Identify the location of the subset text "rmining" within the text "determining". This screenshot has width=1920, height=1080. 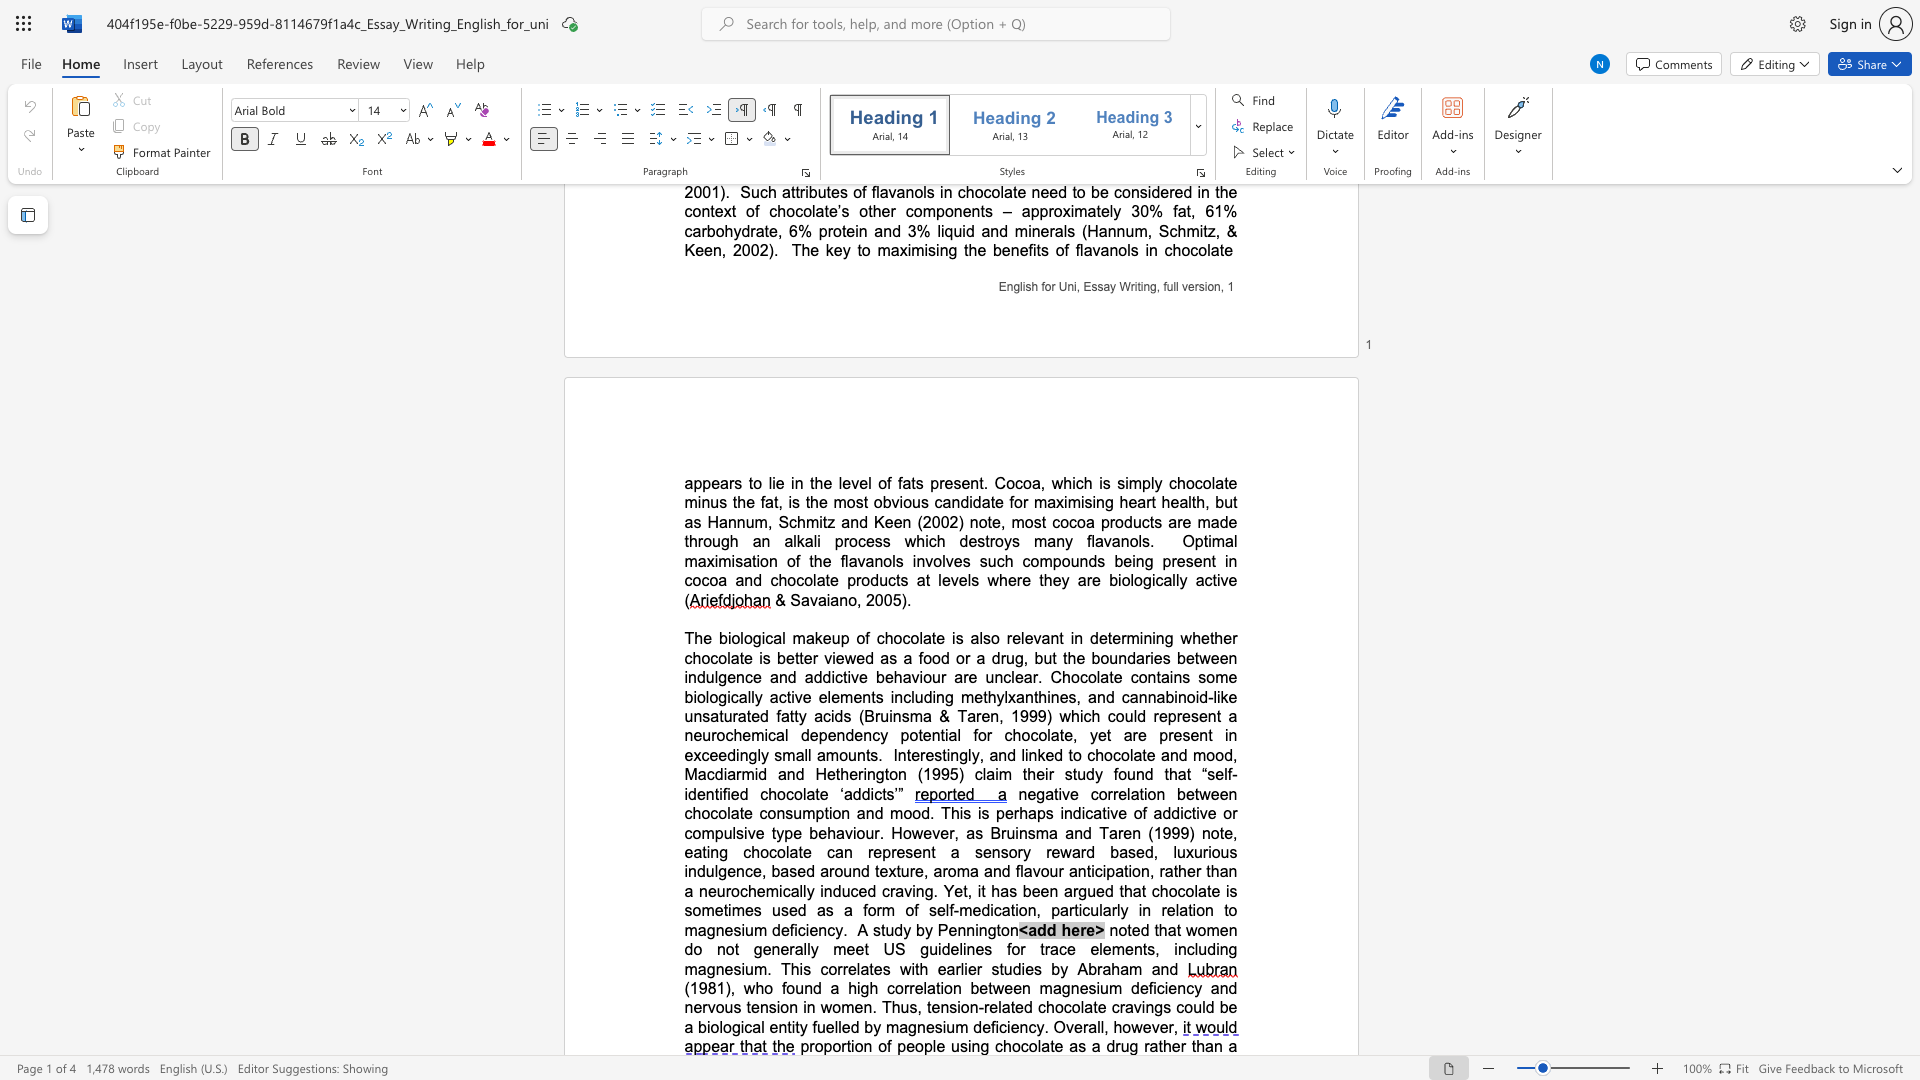
(1121, 638).